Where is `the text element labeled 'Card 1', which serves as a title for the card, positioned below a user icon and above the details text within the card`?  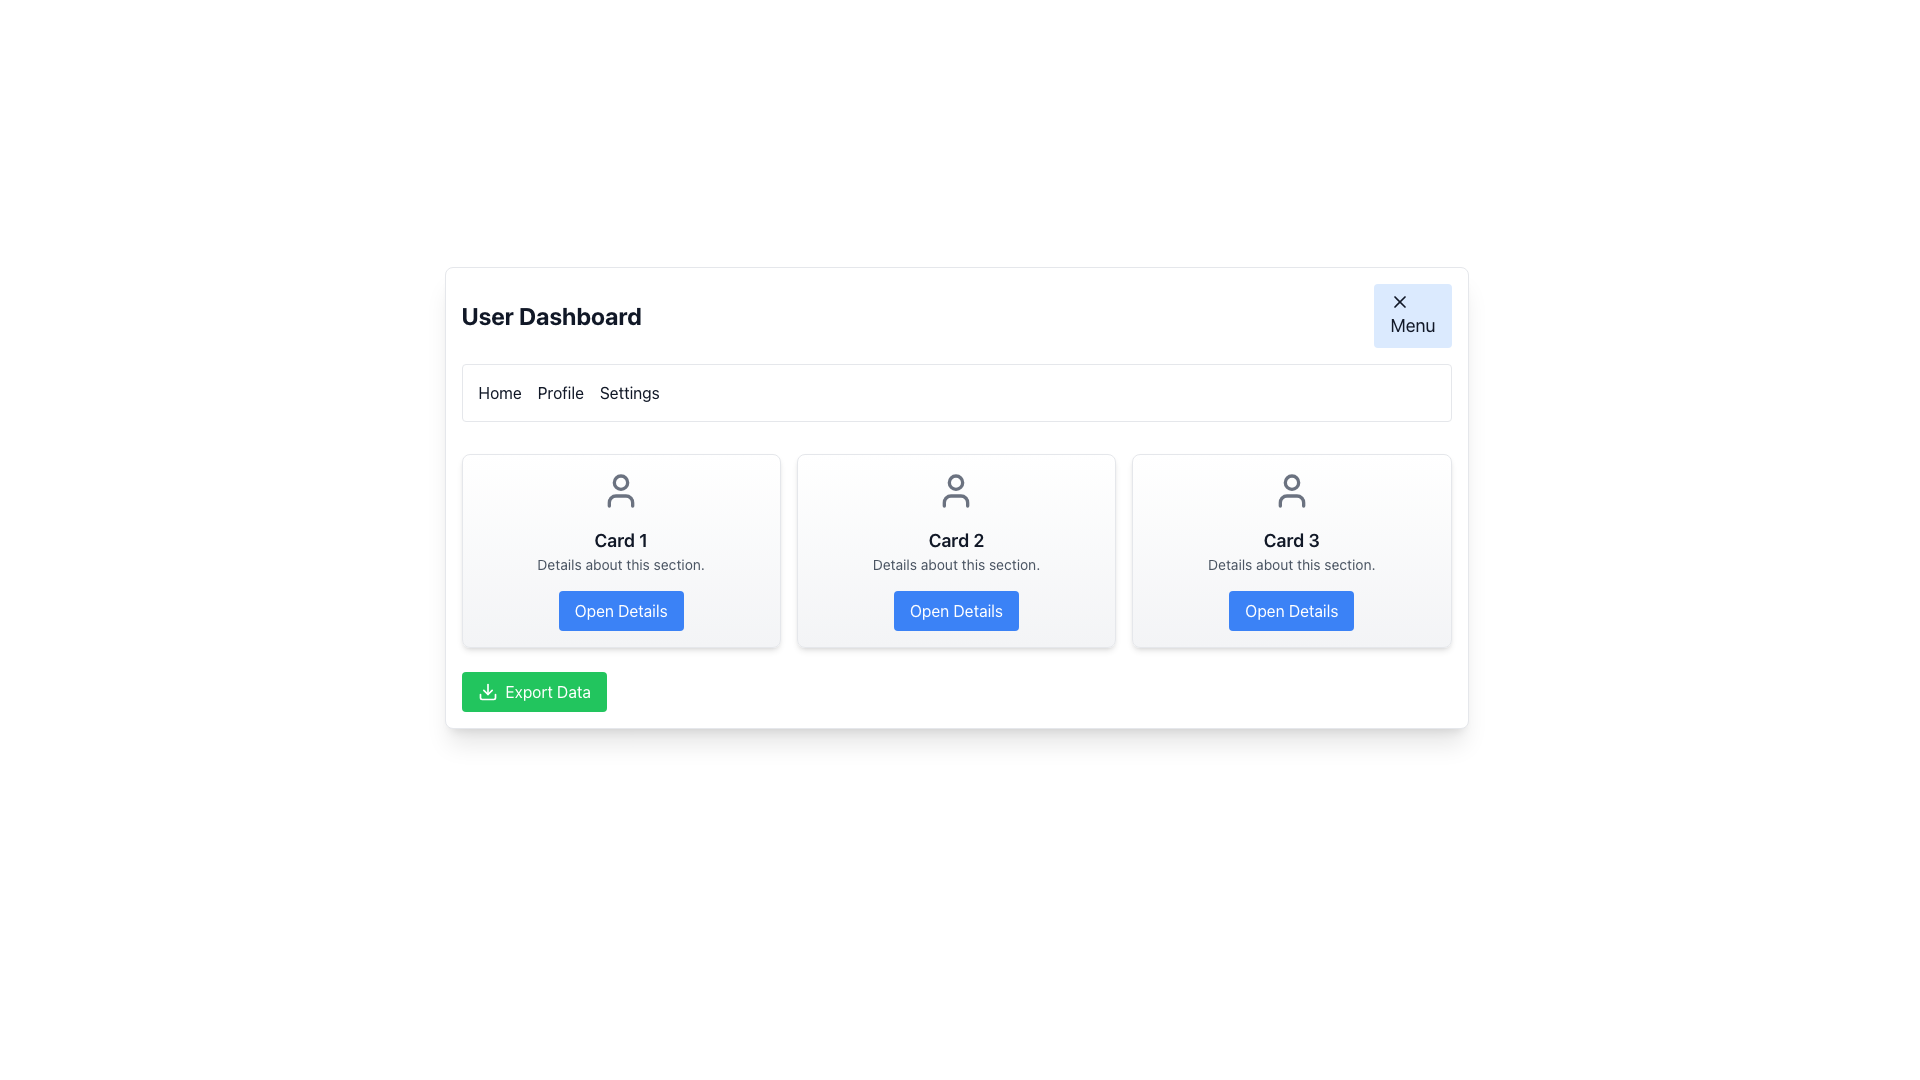
the text element labeled 'Card 1', which serves as a title for the card, positioned below a user icon and above the details text within the card is located at coordinates (620, 540).